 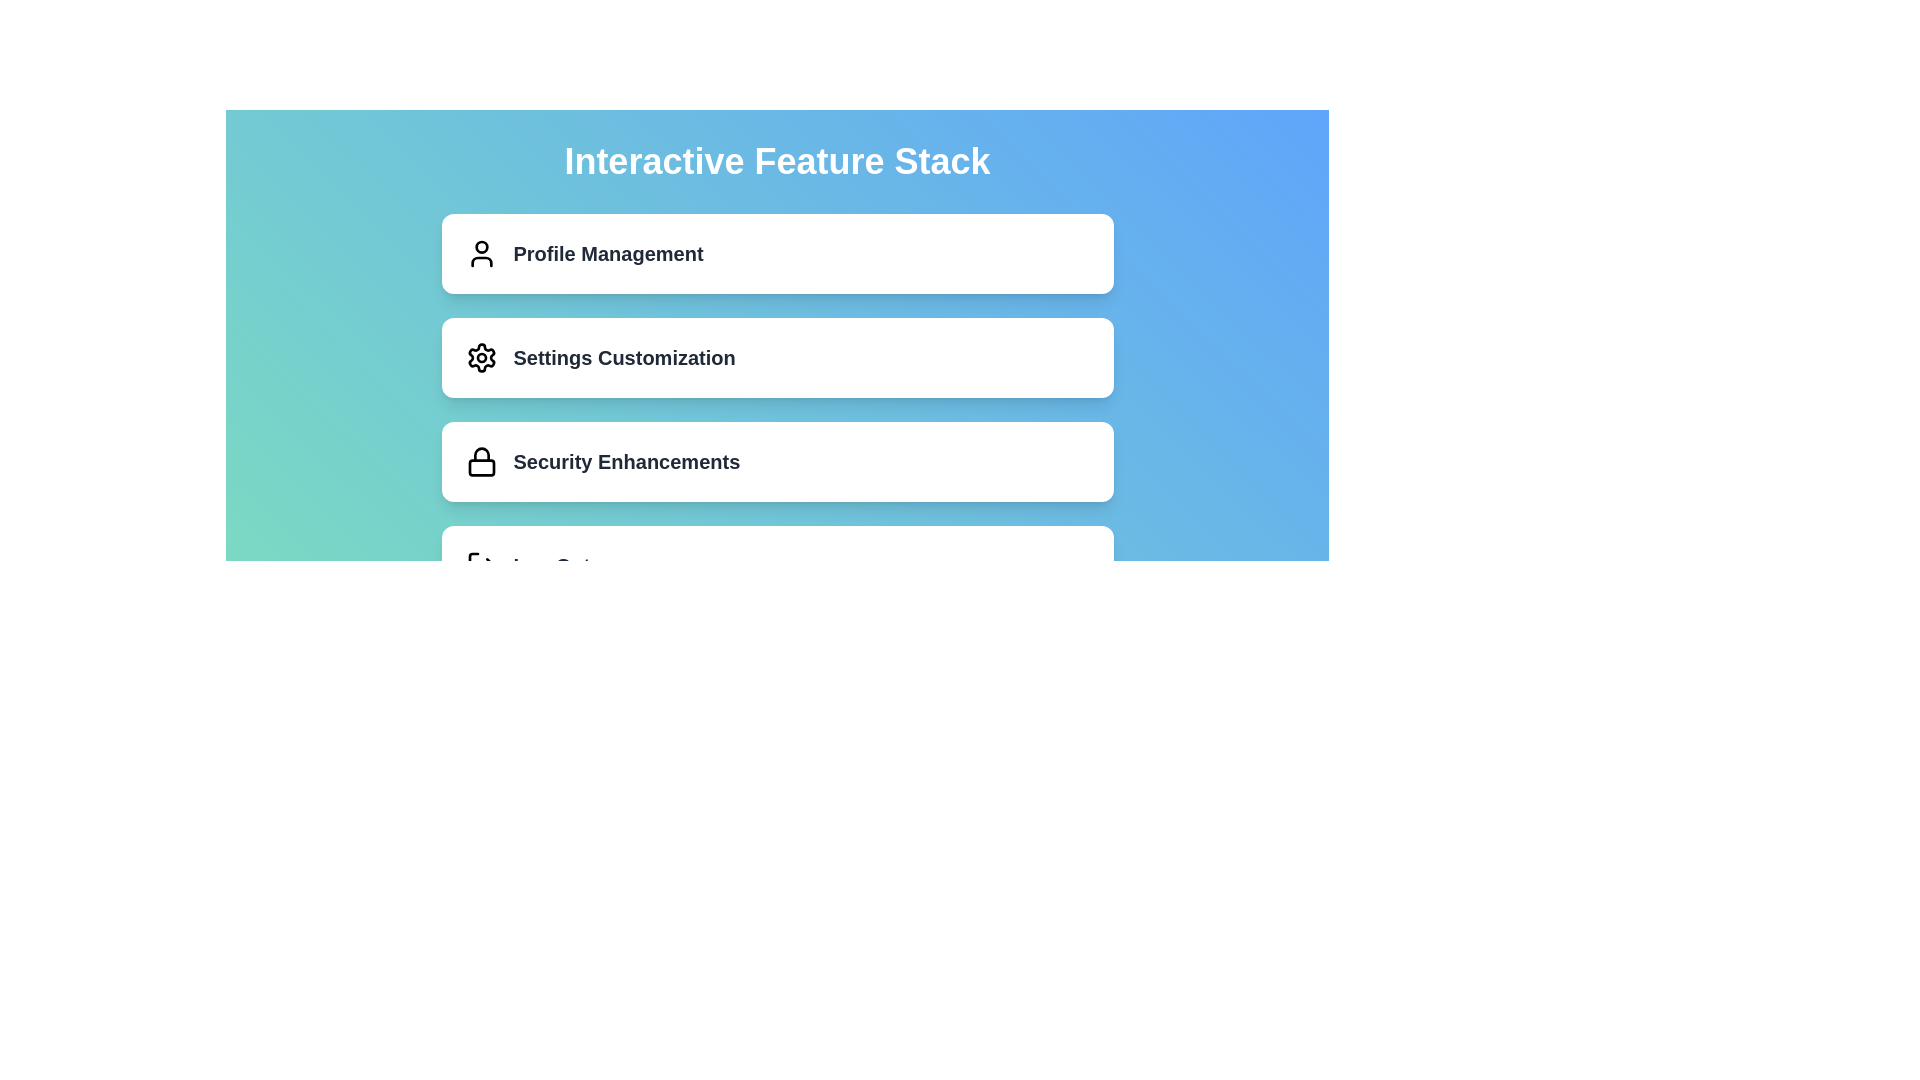 I want to click on the small filled circular shape that represents the head of the outlined person icon in the first card under the title 'Interactive Feature Stack', so click(x=481, y=246).